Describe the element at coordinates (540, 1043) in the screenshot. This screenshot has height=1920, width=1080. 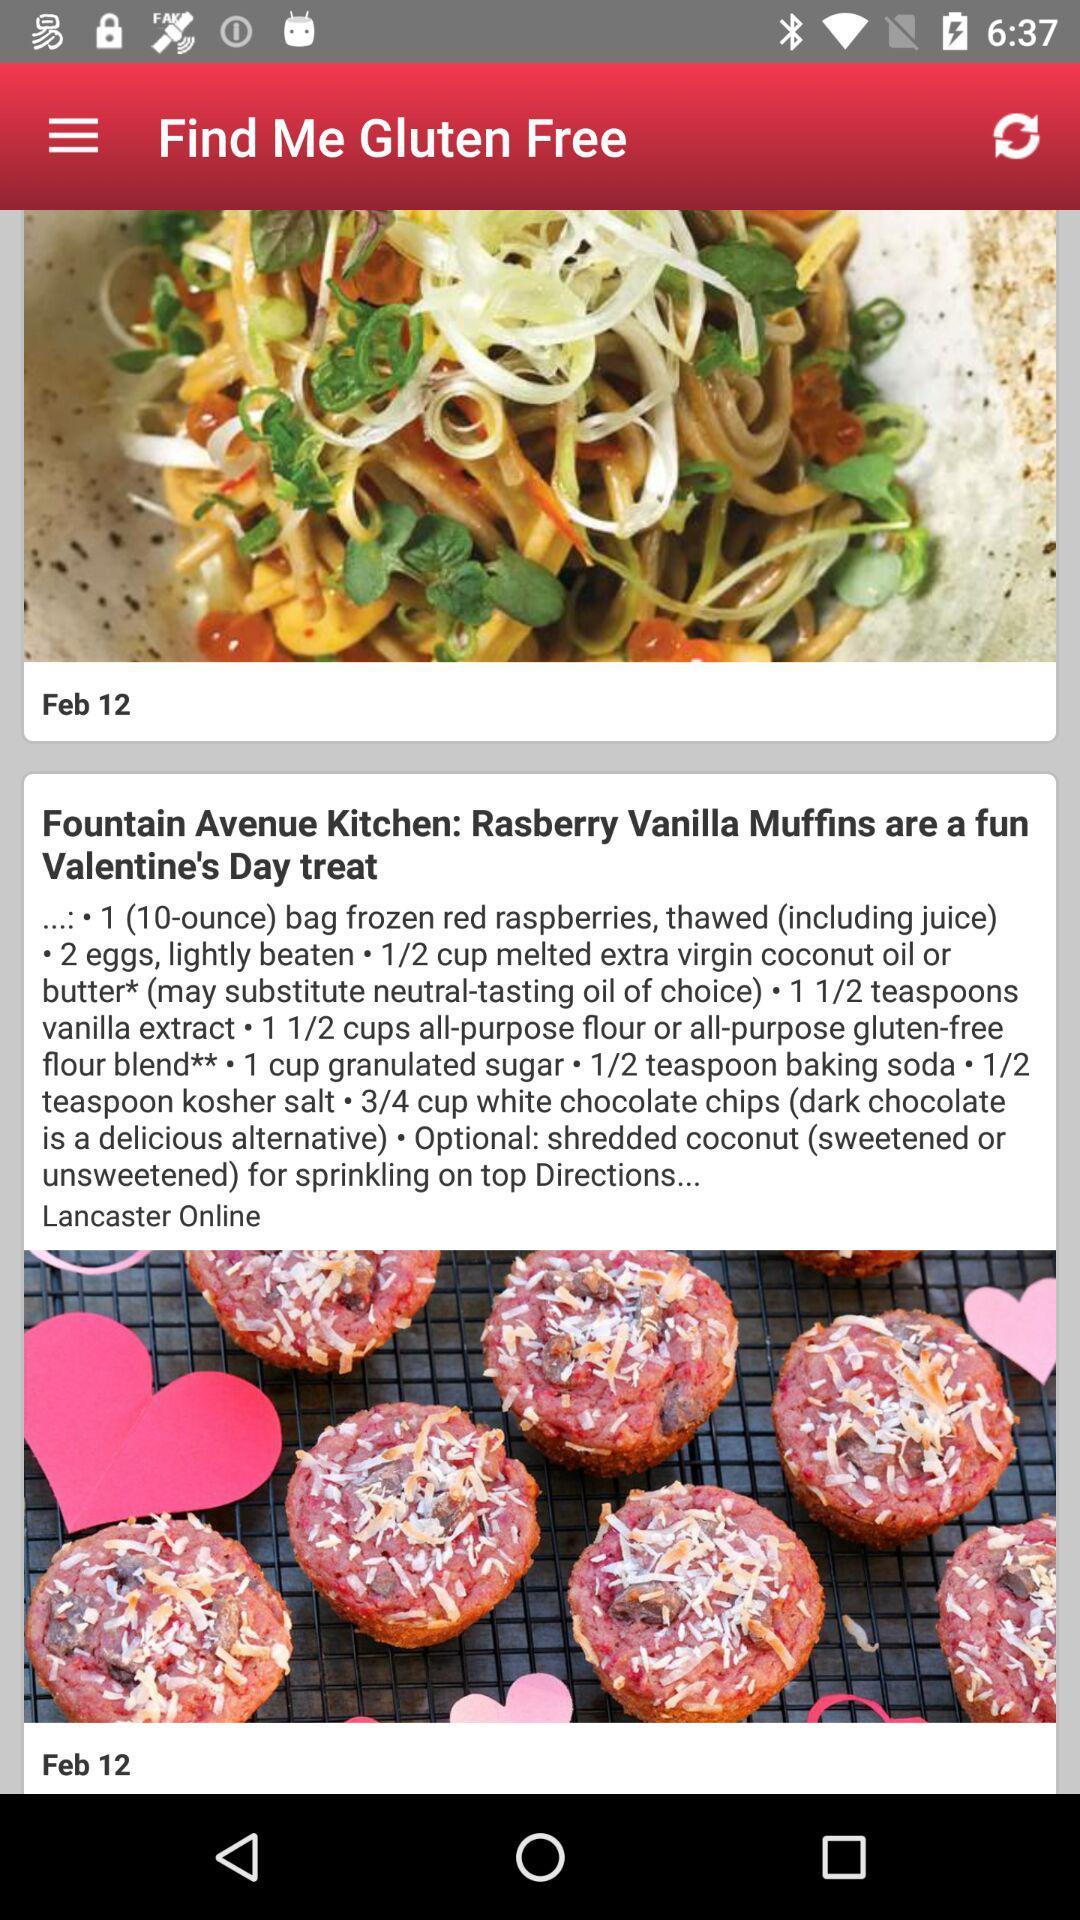
I see `the 1 10 ounce icon` at that location.